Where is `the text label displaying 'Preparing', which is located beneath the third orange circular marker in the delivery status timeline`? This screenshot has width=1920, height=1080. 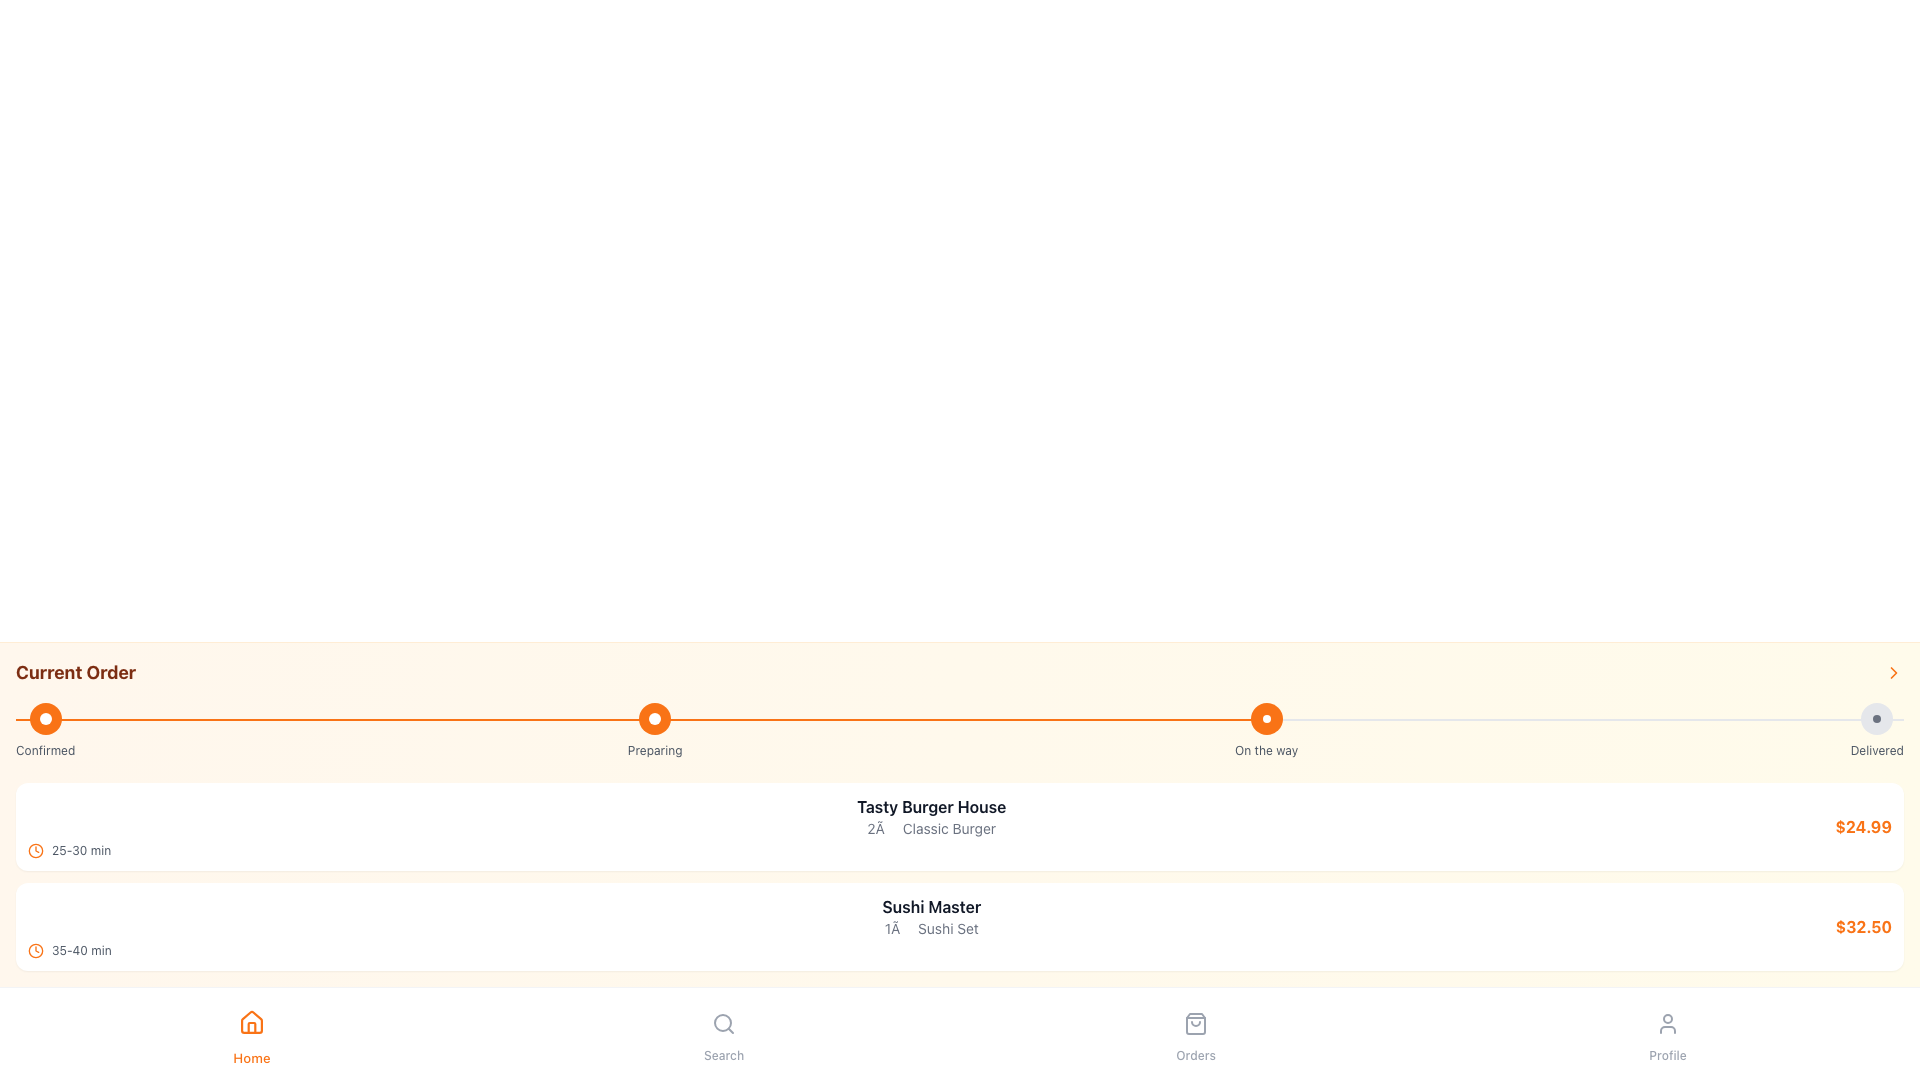
the text label displaying 'Preparing', which is located beneath the third orange circular marker in the delivery status timeline is located at coordinates (655, 751).